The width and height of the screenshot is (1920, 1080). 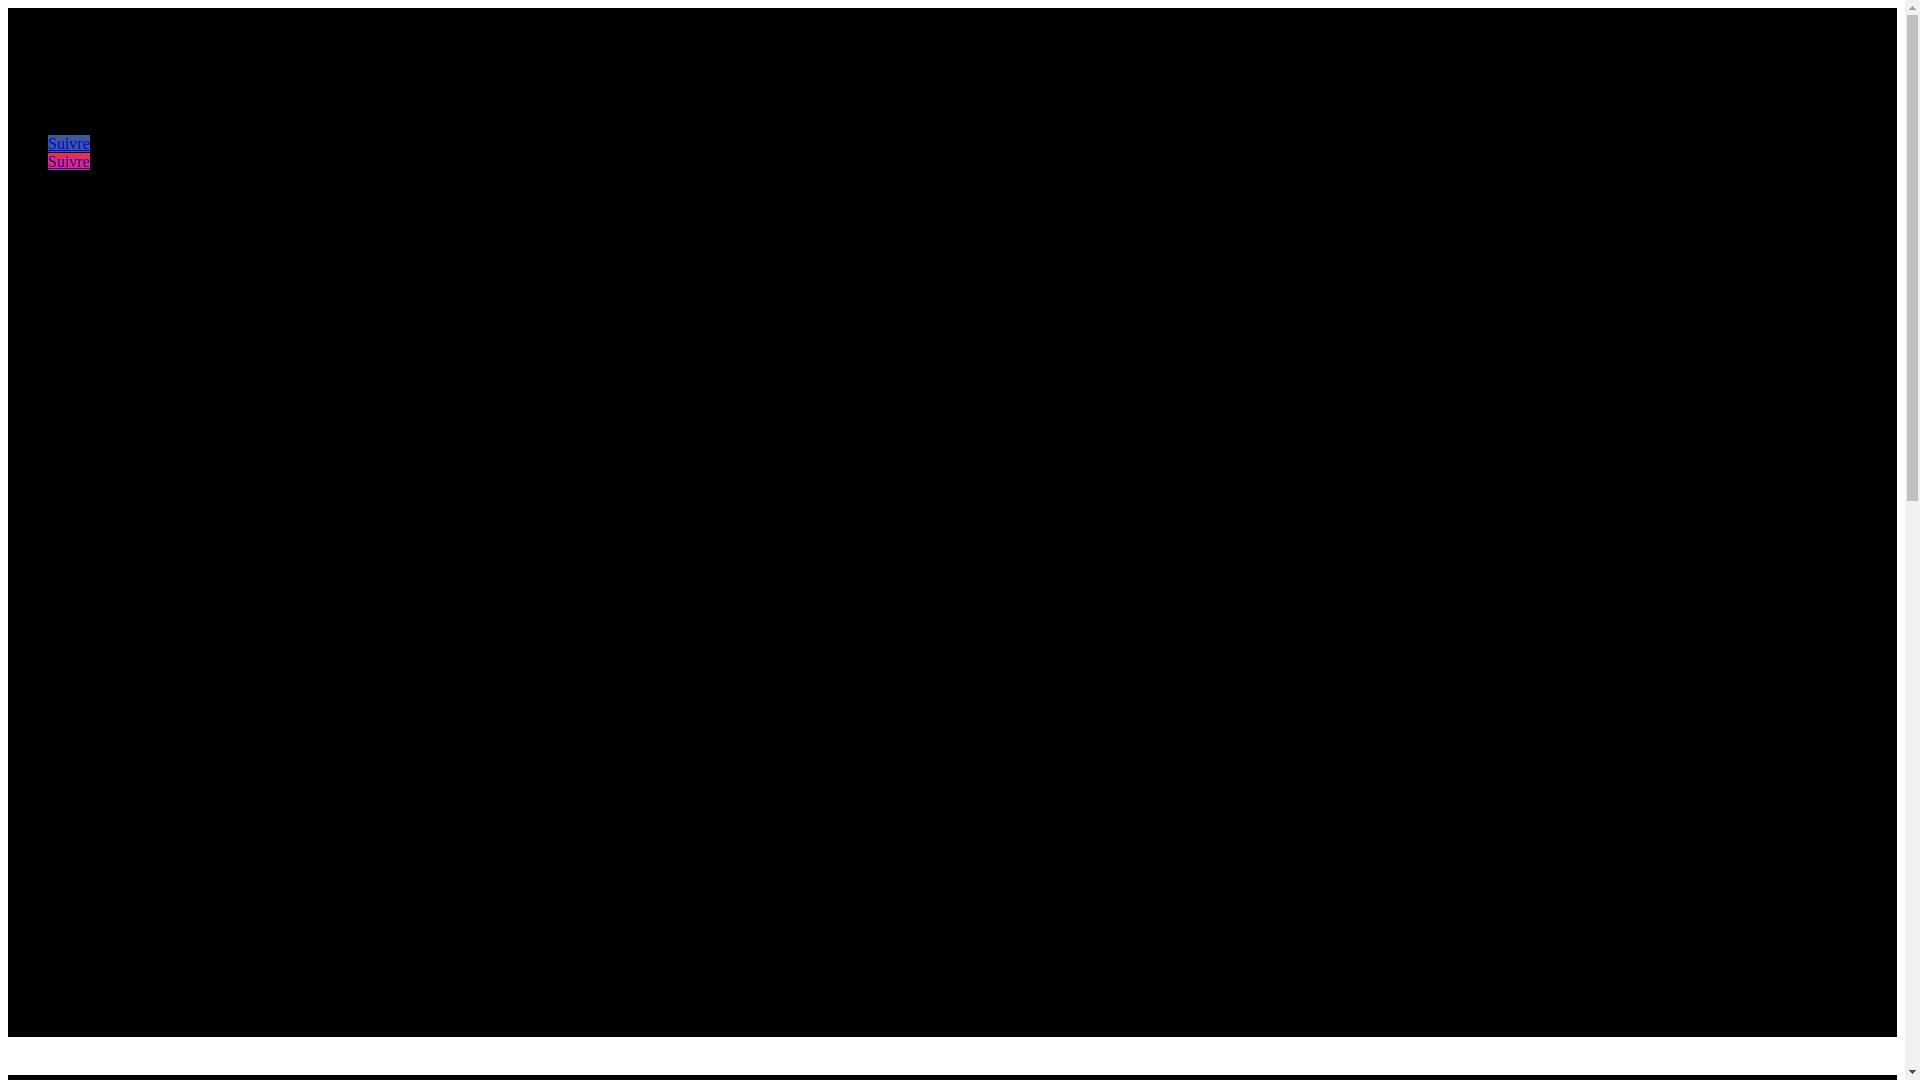 What do you see at coordinates (68, 142) in the screenshot?
I see `'Suivre'` at bounding box center [68, 142].